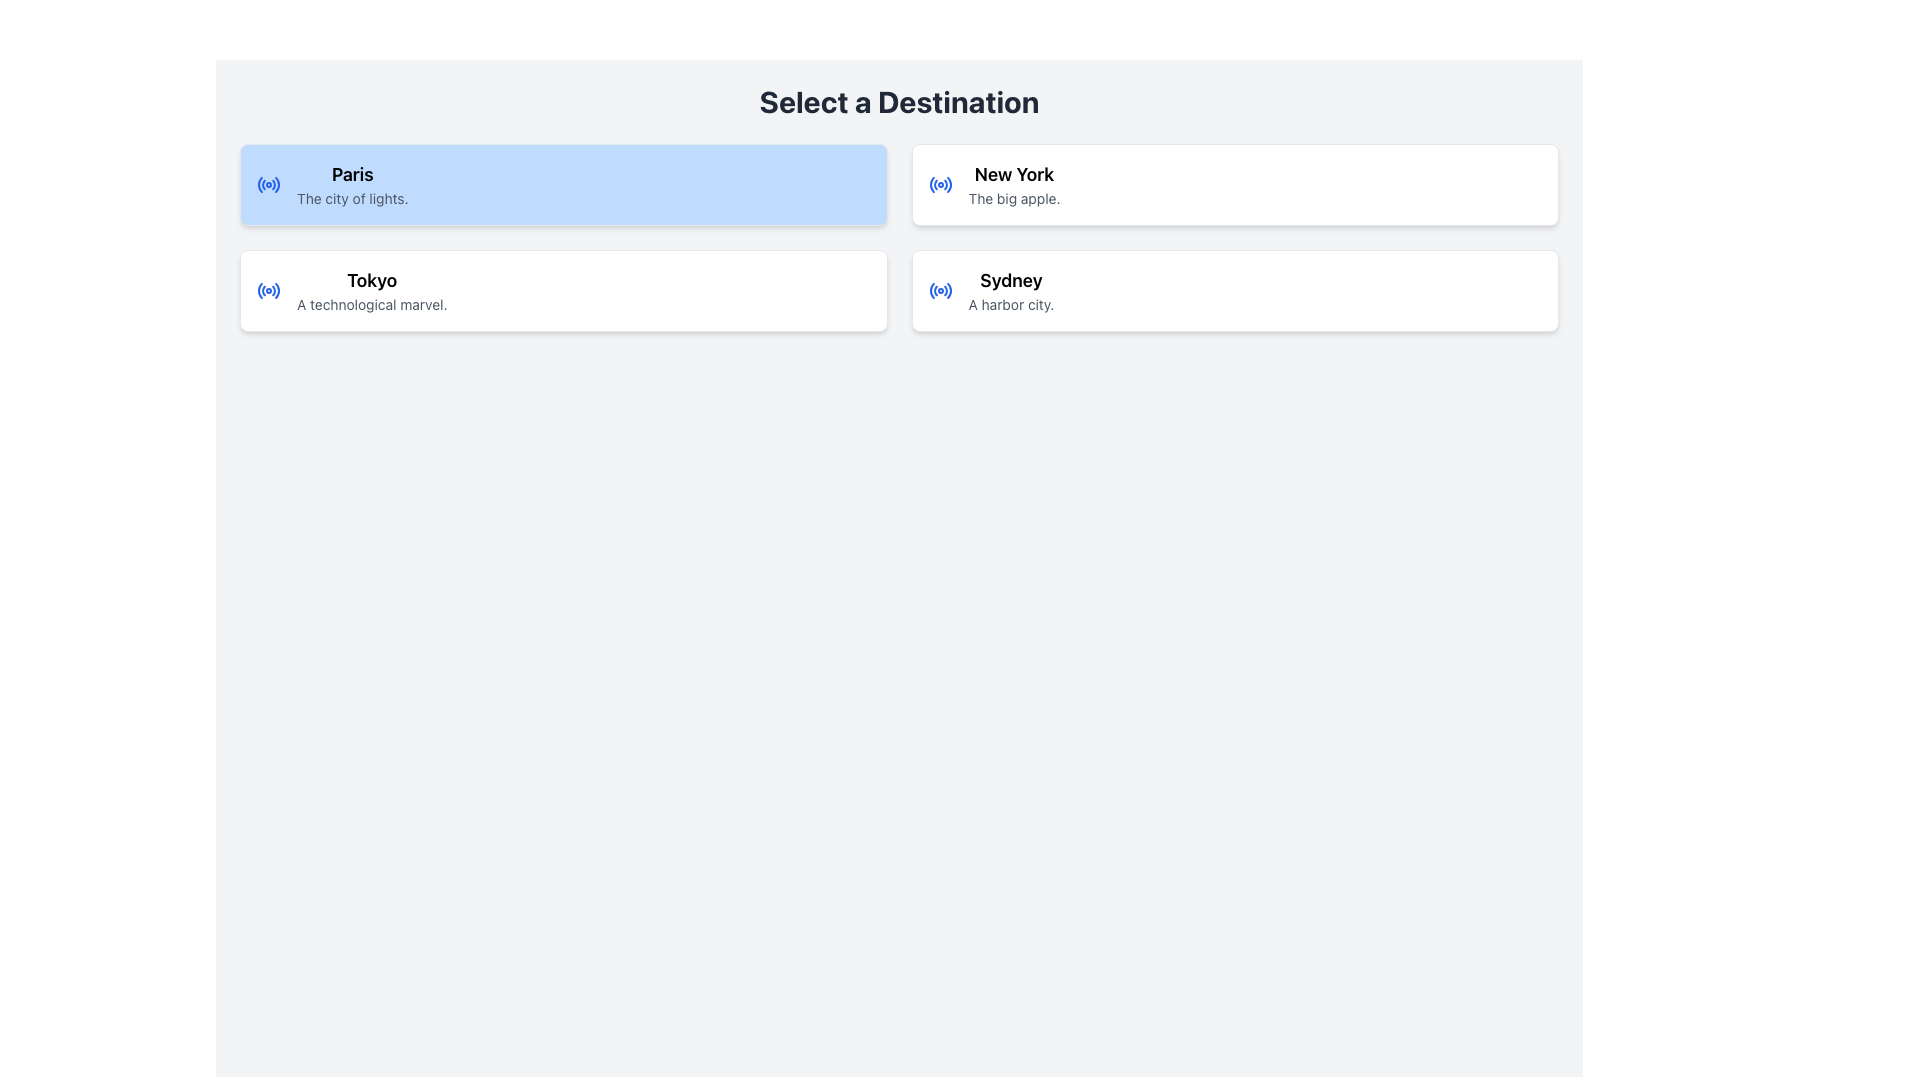 The width and height of the screenshot is (1920, 1080). I want to click on the circular radio wave icon with blue styling located to the left of the text 'New York' in the upper-right section of the interface, so click(939, 185).